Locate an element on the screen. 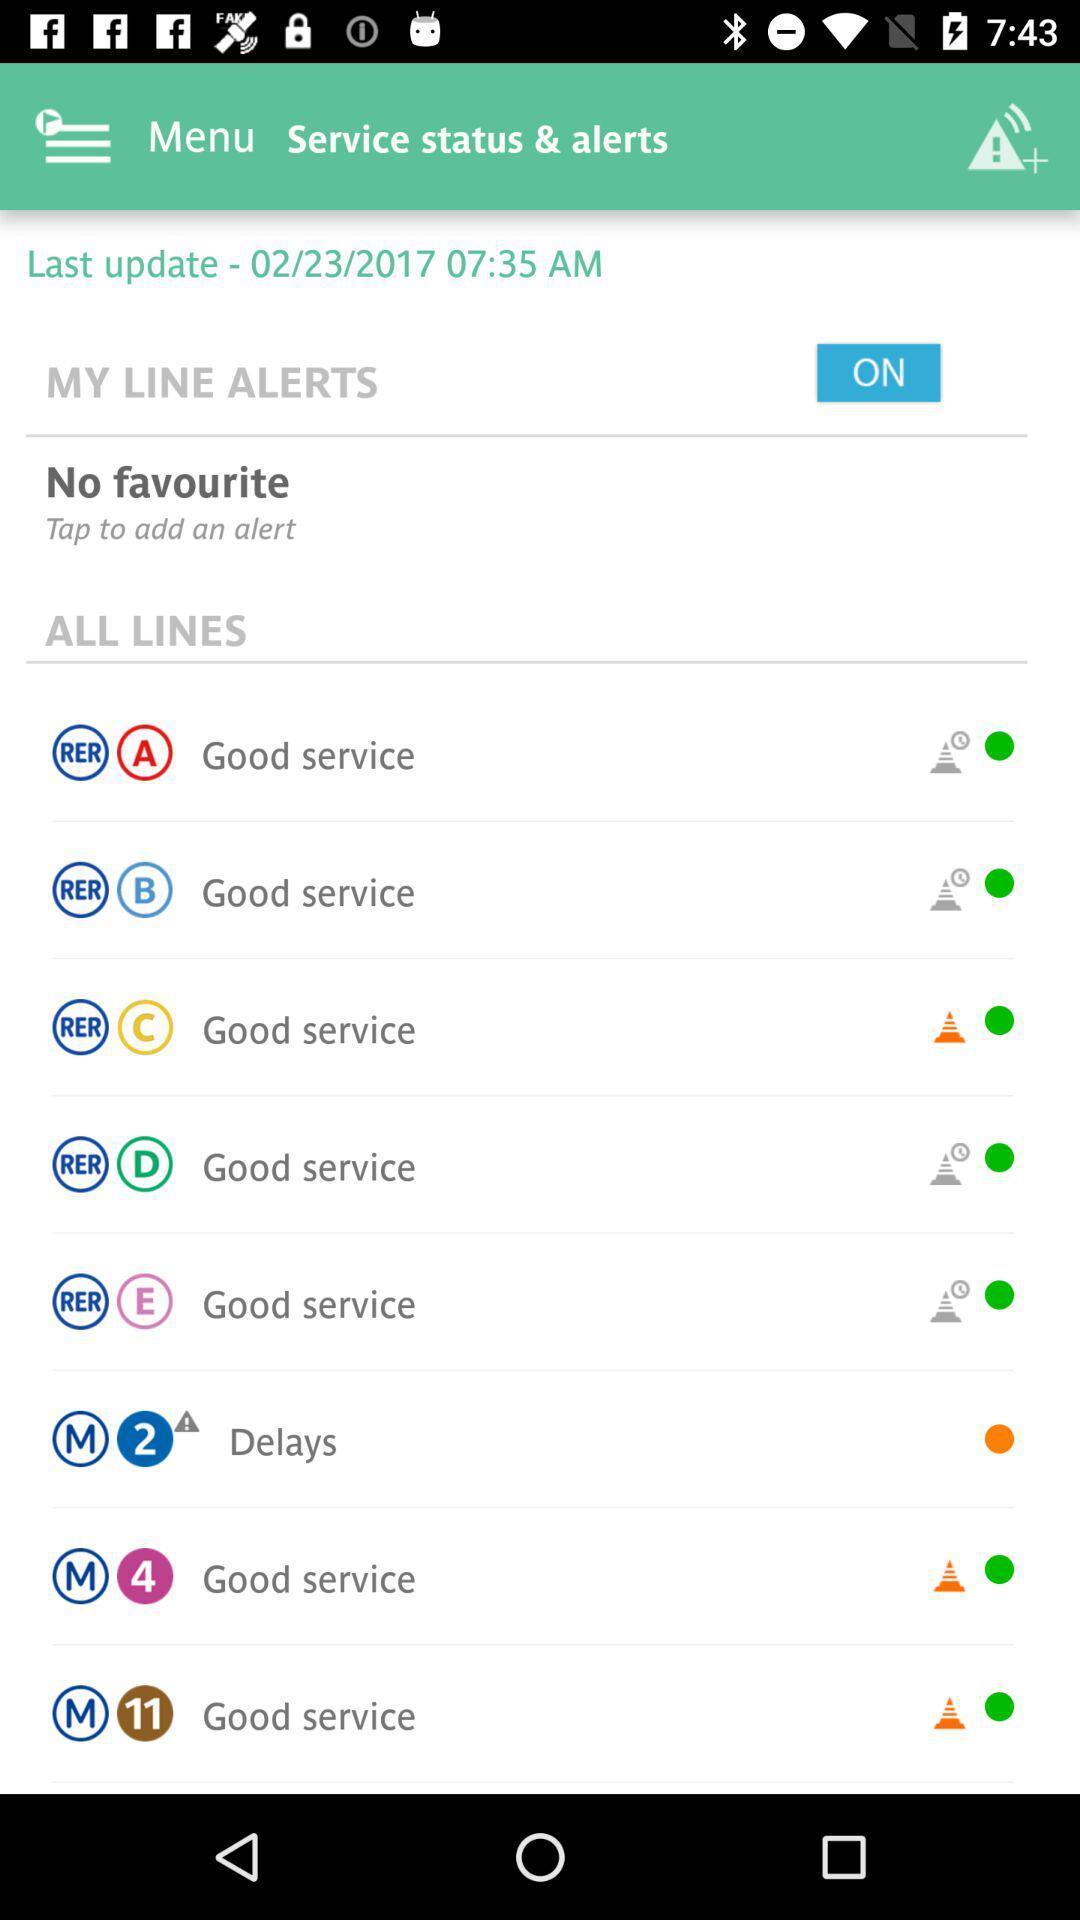 The image size is (1080, 1920). item below last update 02 is located at coordinates (924, 374).